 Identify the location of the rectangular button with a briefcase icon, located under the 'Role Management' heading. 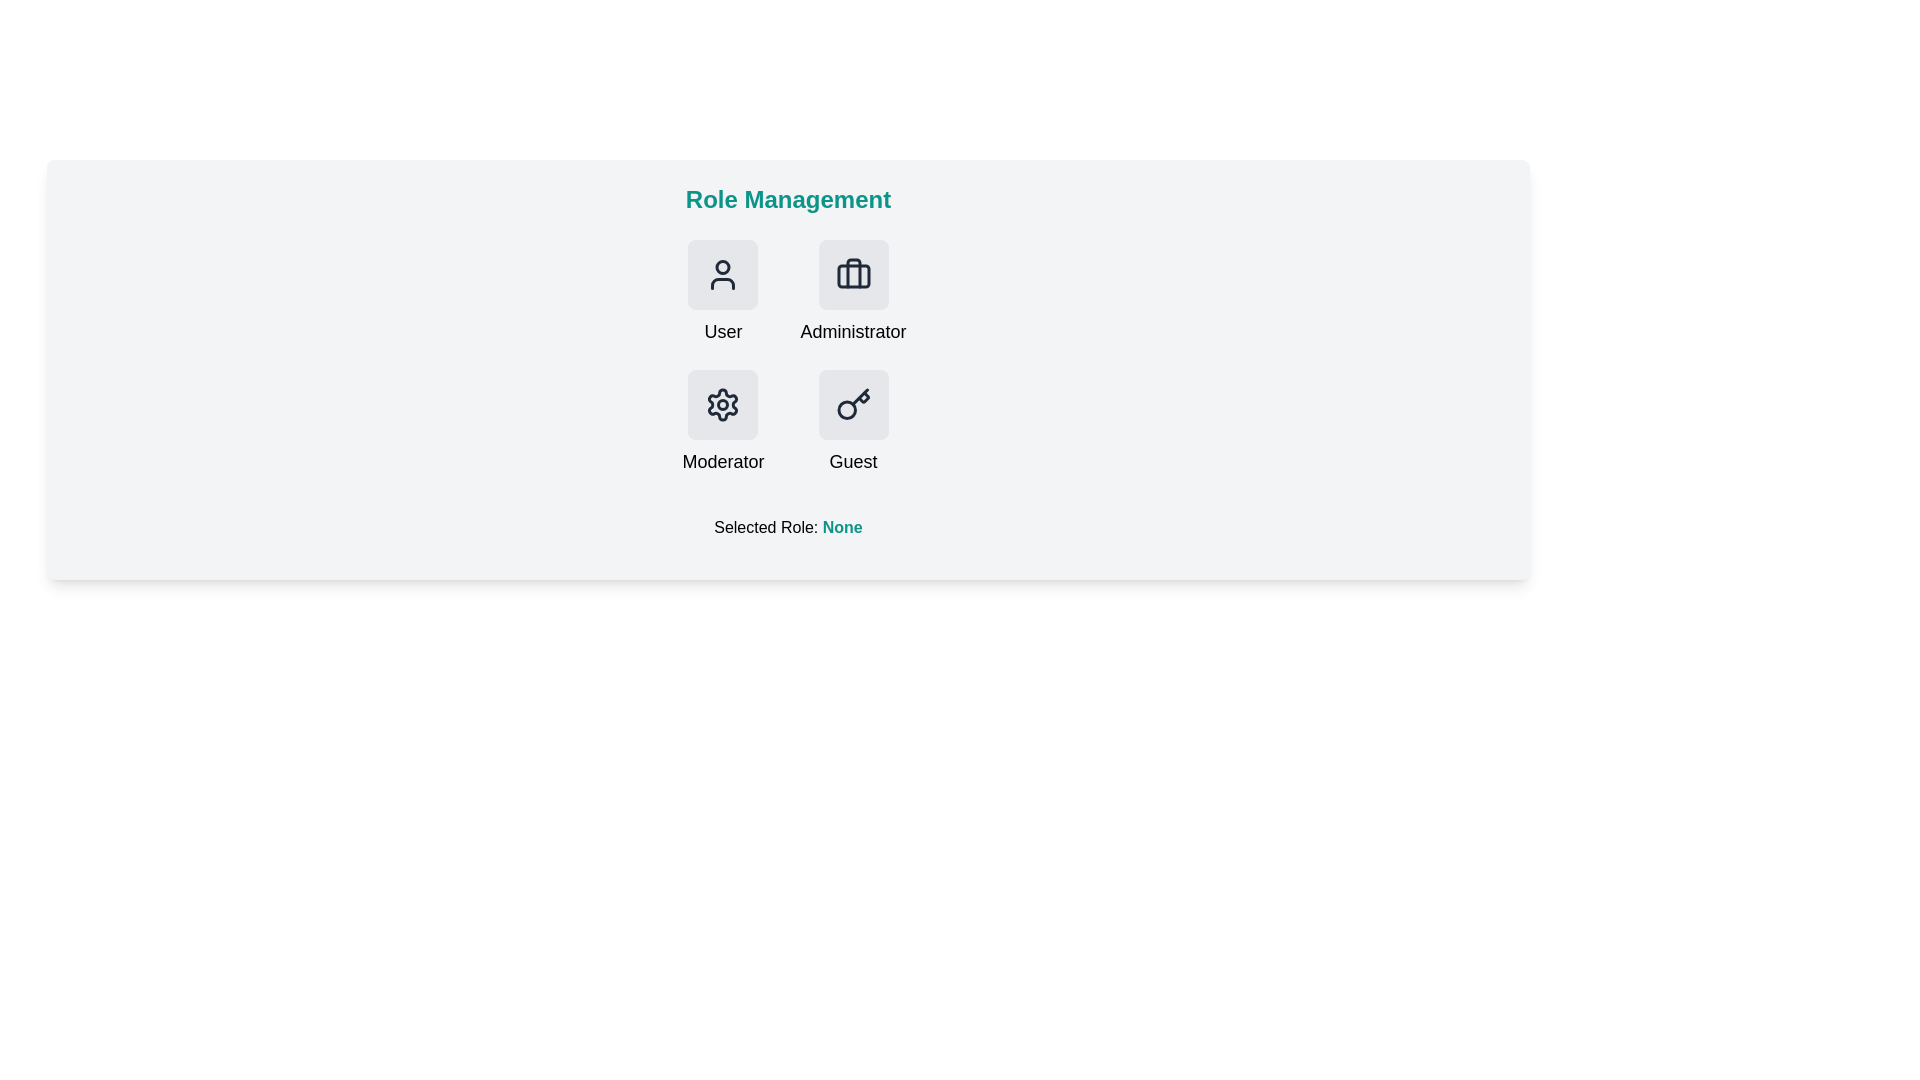
(853, 274).